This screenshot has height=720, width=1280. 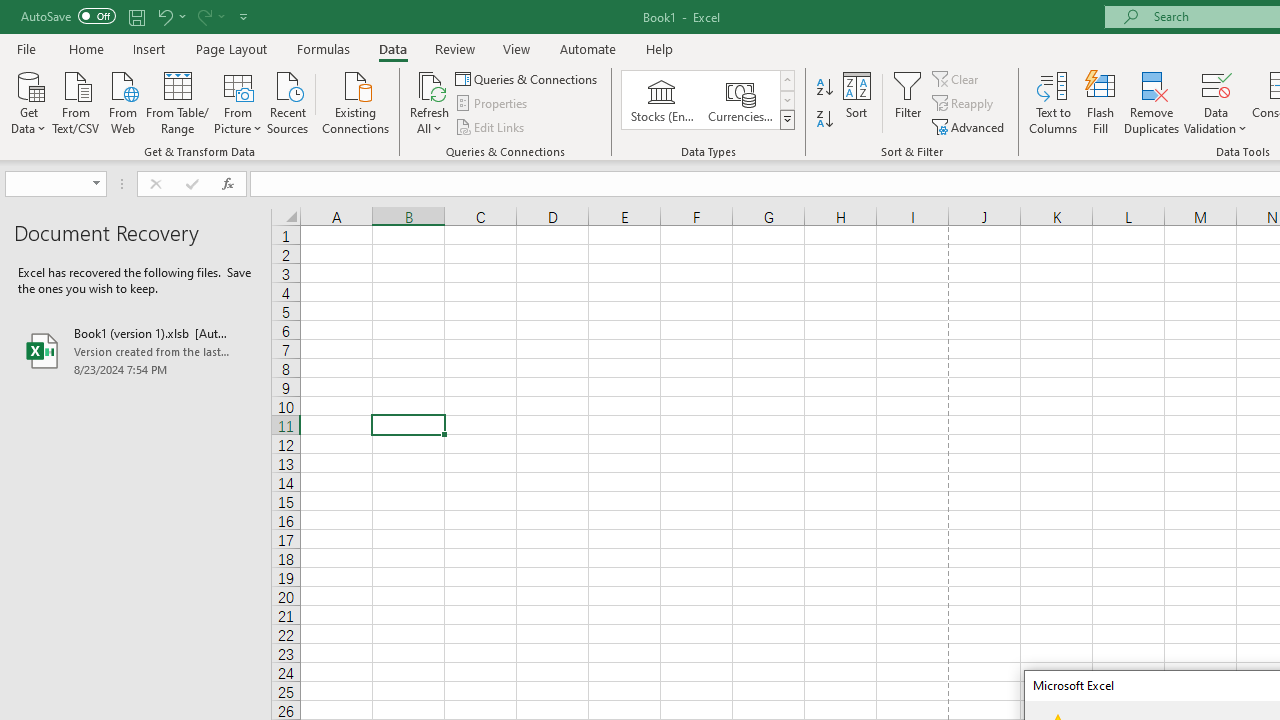 I want to click on 'AutoSave', so click(x=68, y=16).